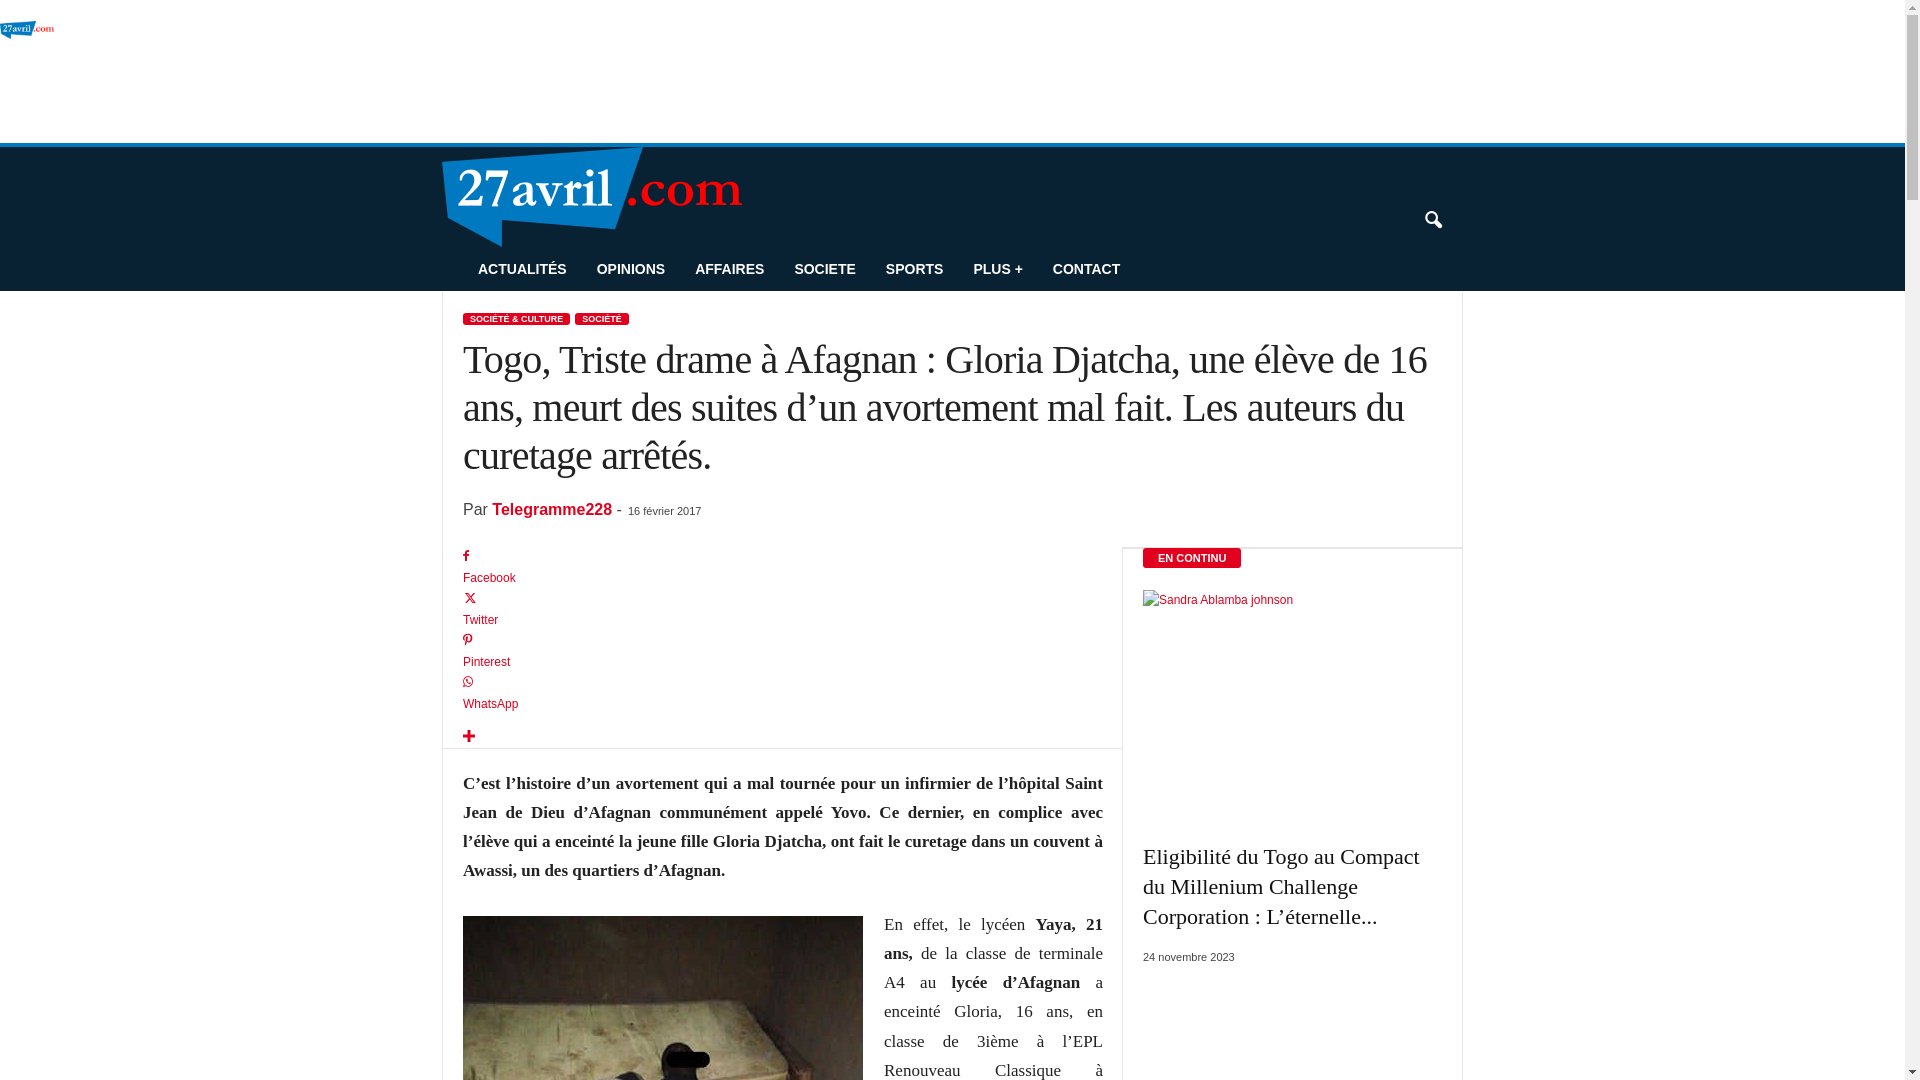  Describe the element at coordinates (728, 268) in the screenshot. I see `'AFFAIRES'` at that location.